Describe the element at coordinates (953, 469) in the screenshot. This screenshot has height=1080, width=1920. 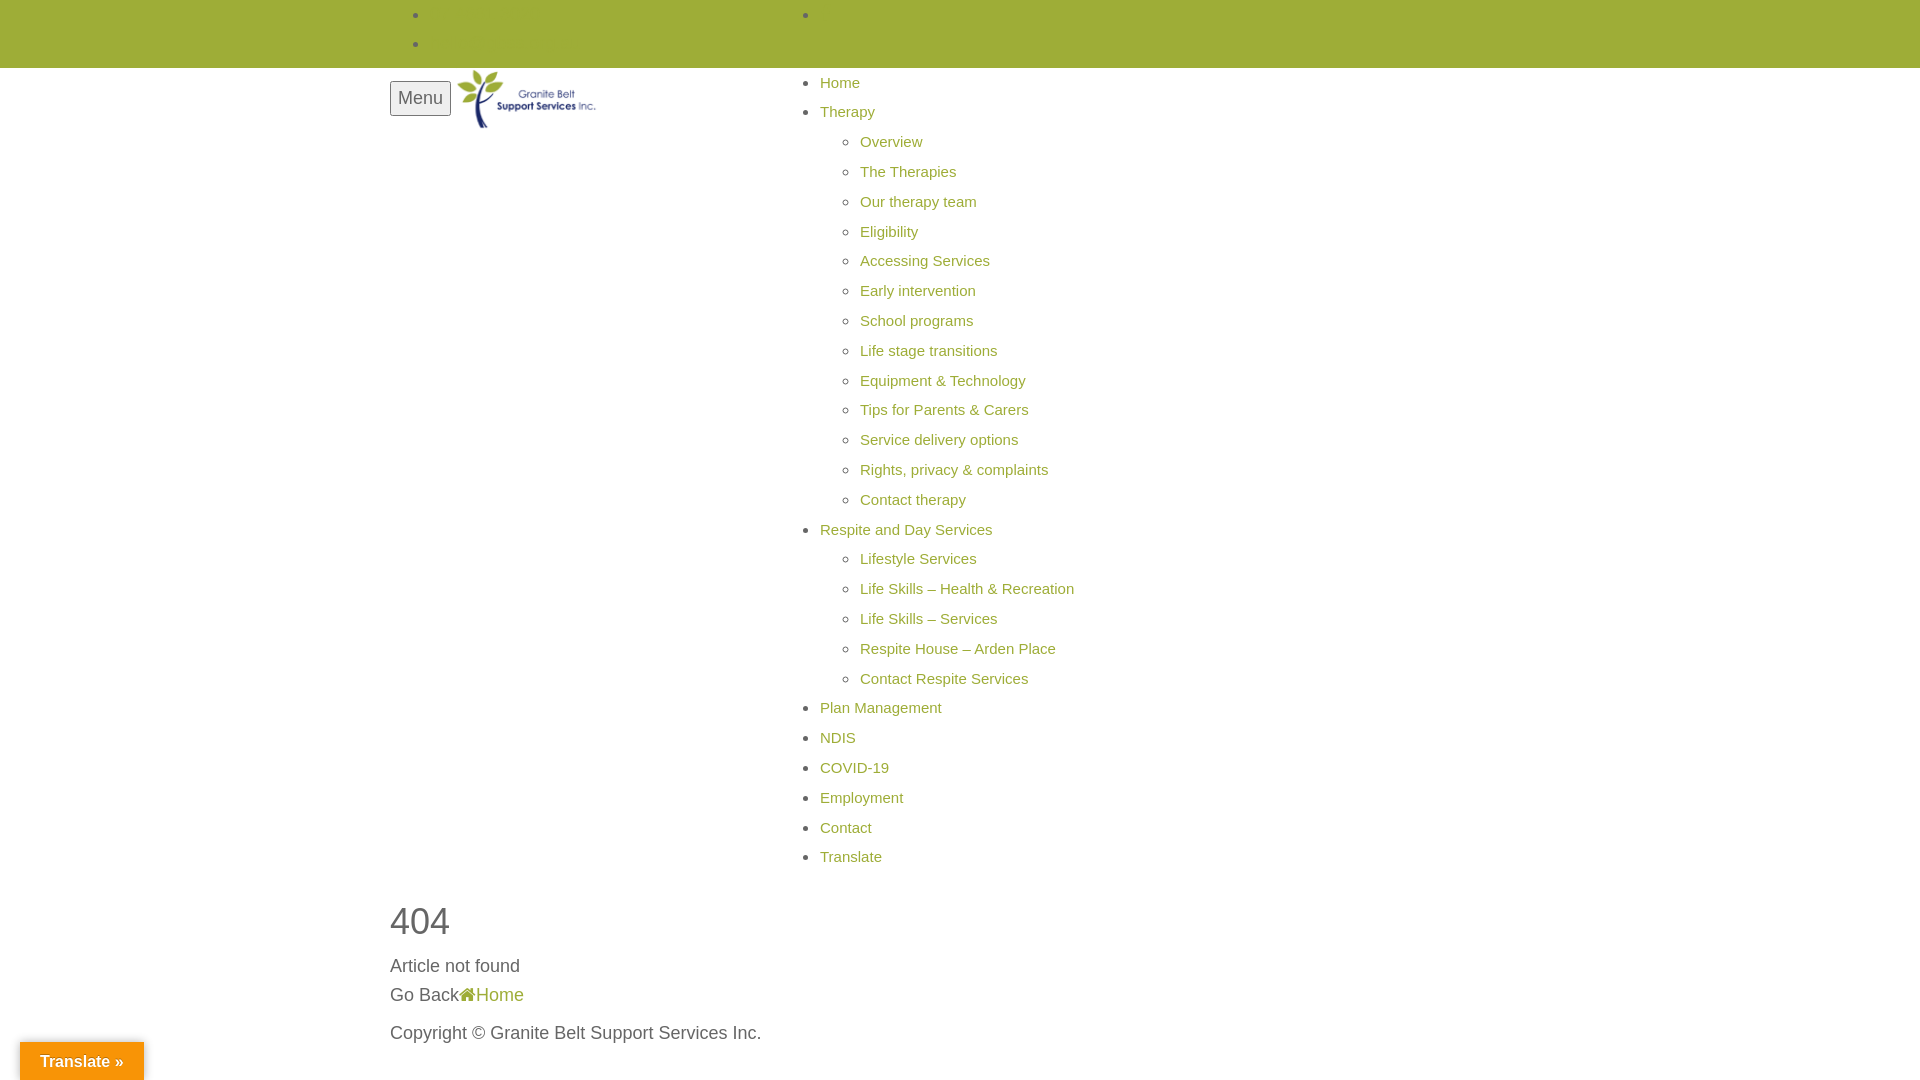
I see `'Rights, privacy & complaints'` at that location.